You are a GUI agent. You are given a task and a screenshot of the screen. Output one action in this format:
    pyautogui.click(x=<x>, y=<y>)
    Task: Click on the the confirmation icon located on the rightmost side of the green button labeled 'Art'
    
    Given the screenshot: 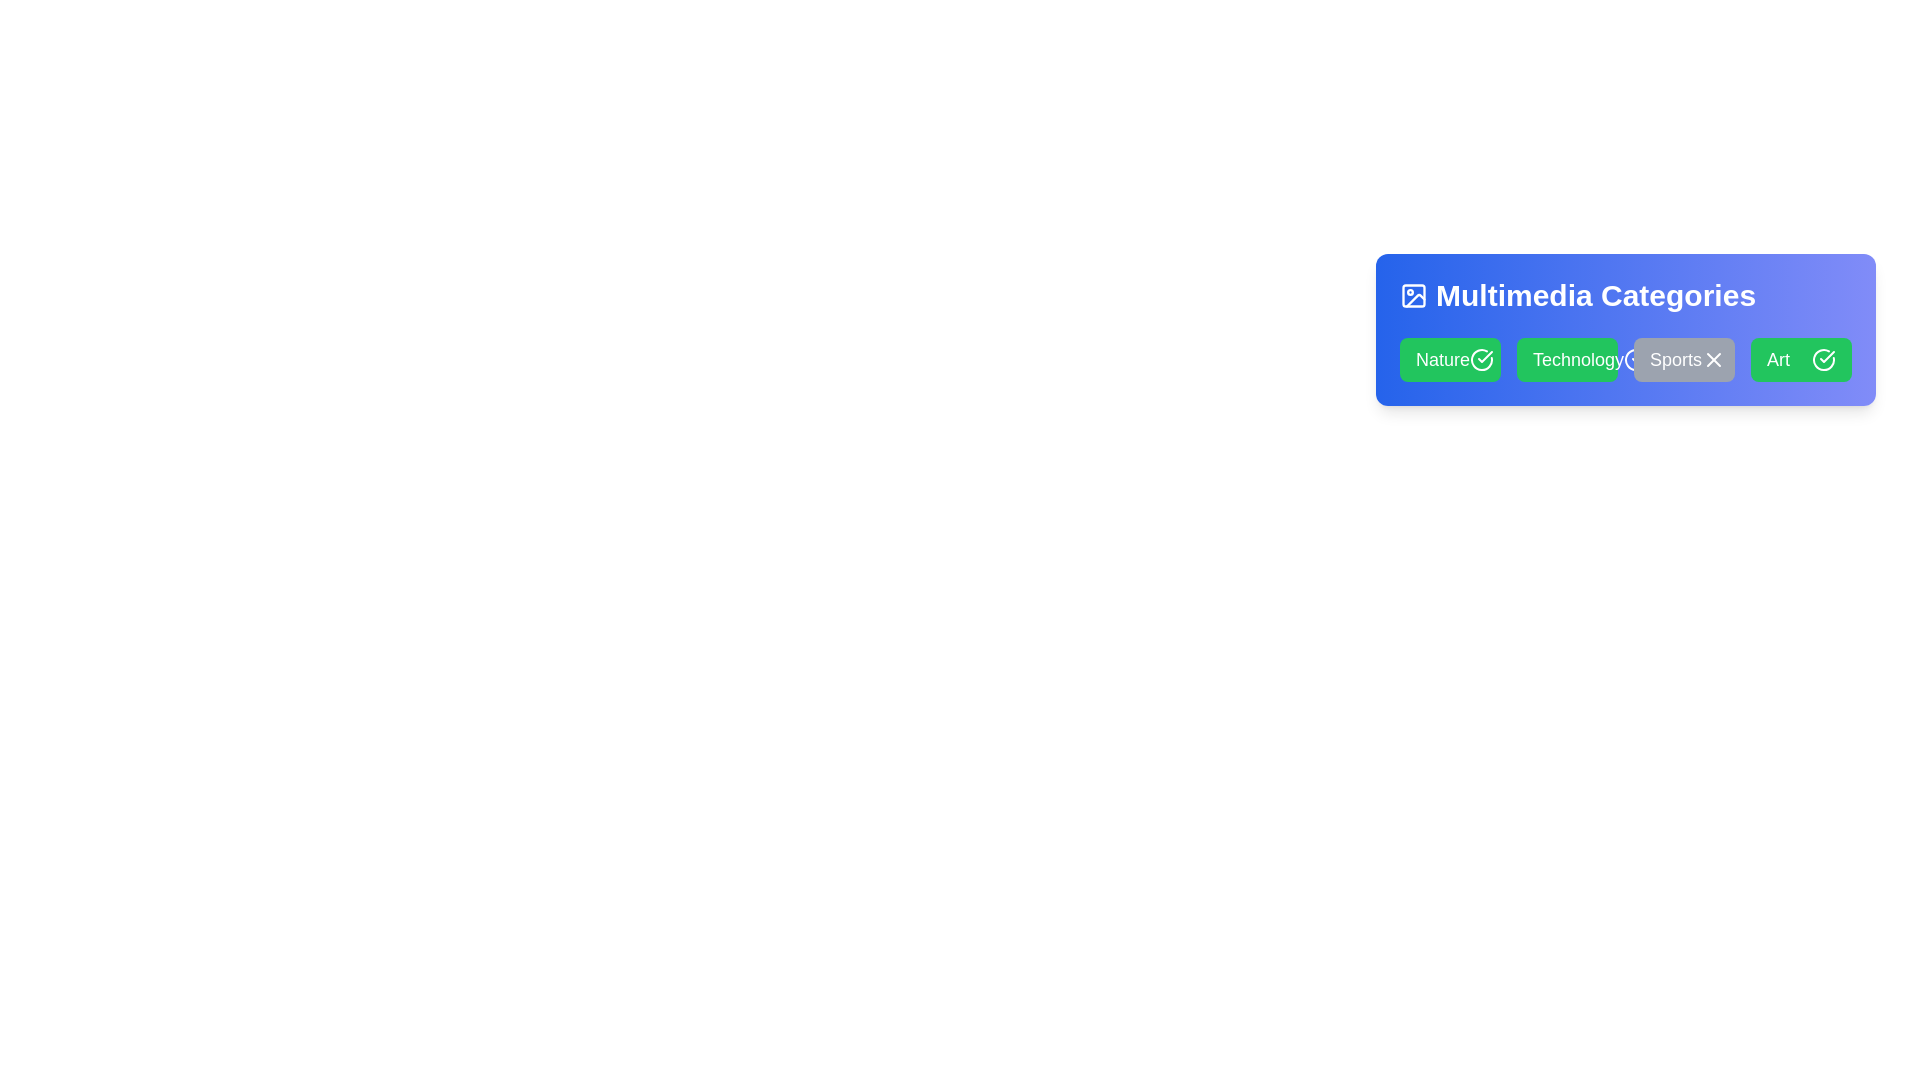 What is the action you would take?
    pyautogui.click(x=1485, y=356)
    